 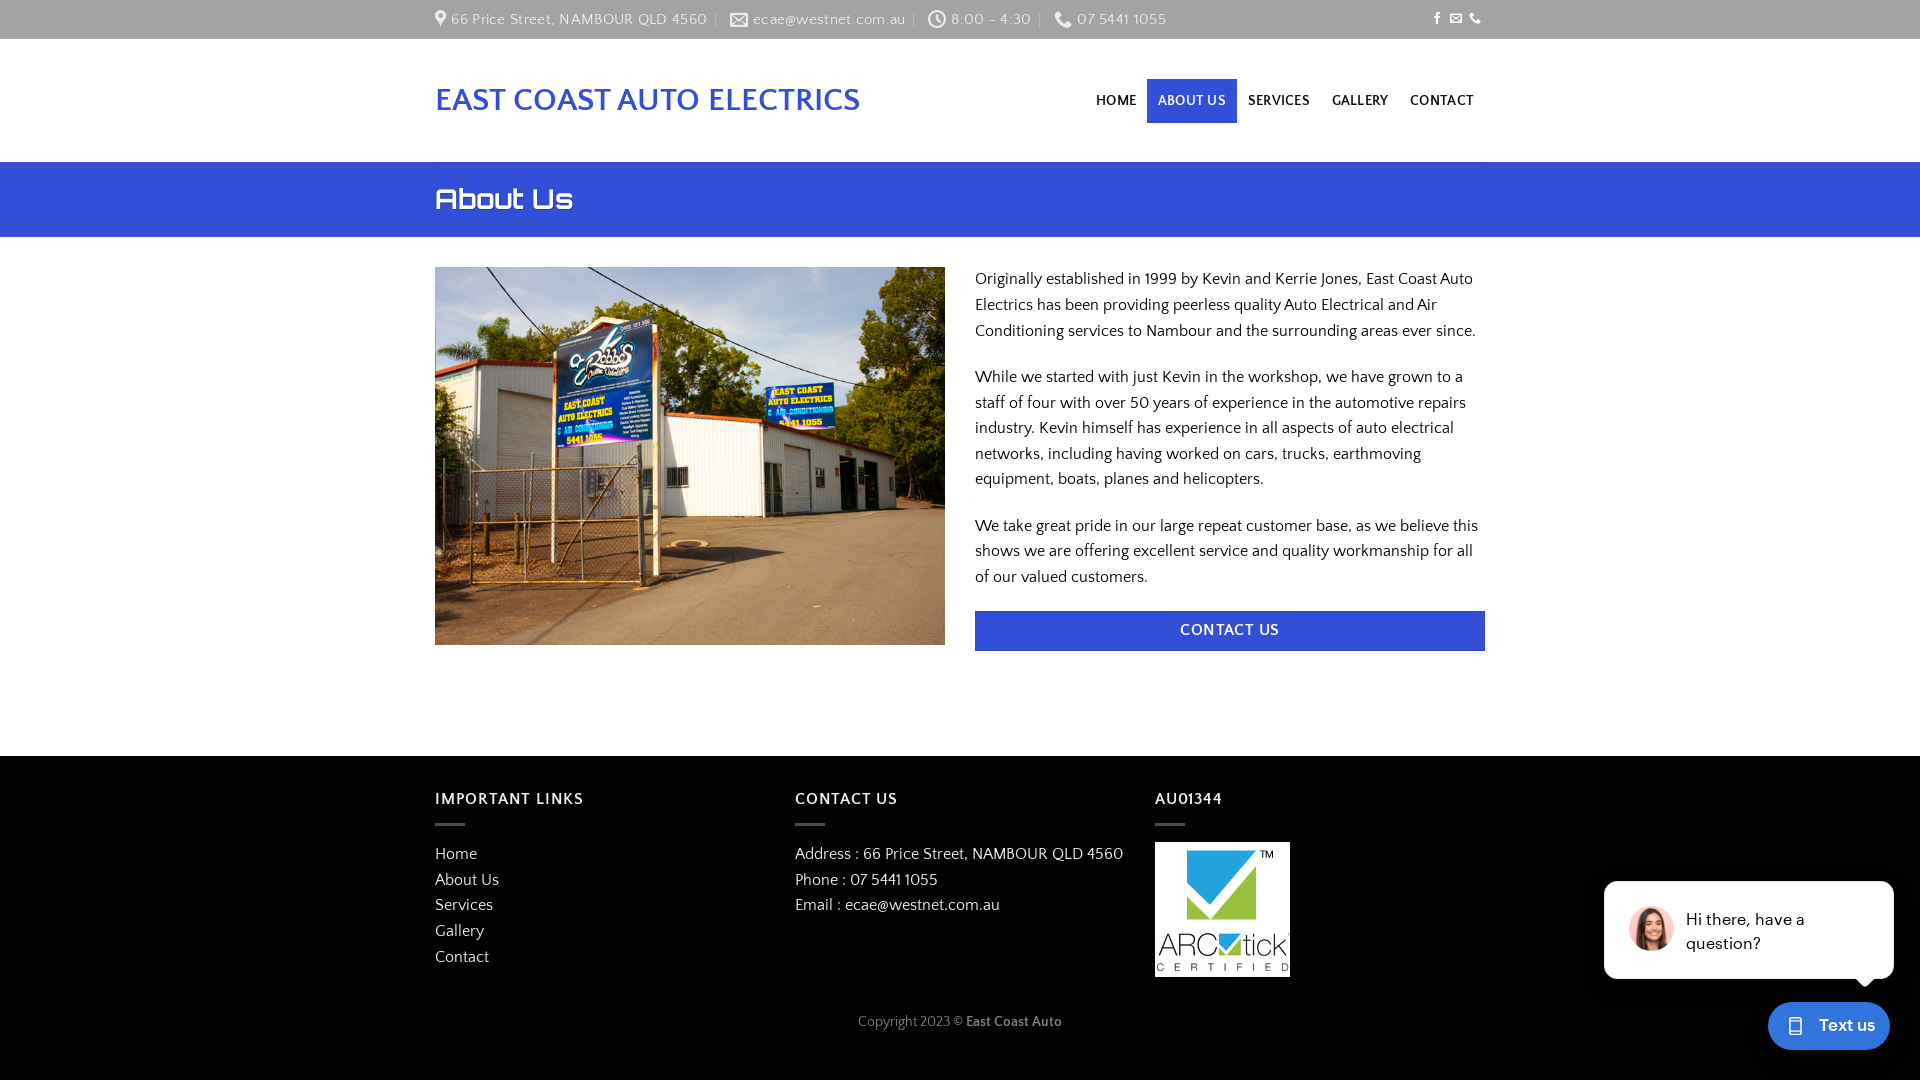 What do you see at coordinates (1397, 100) in the screenshot?
I see `'CONTACT'` at bounding box center [1397, 100].